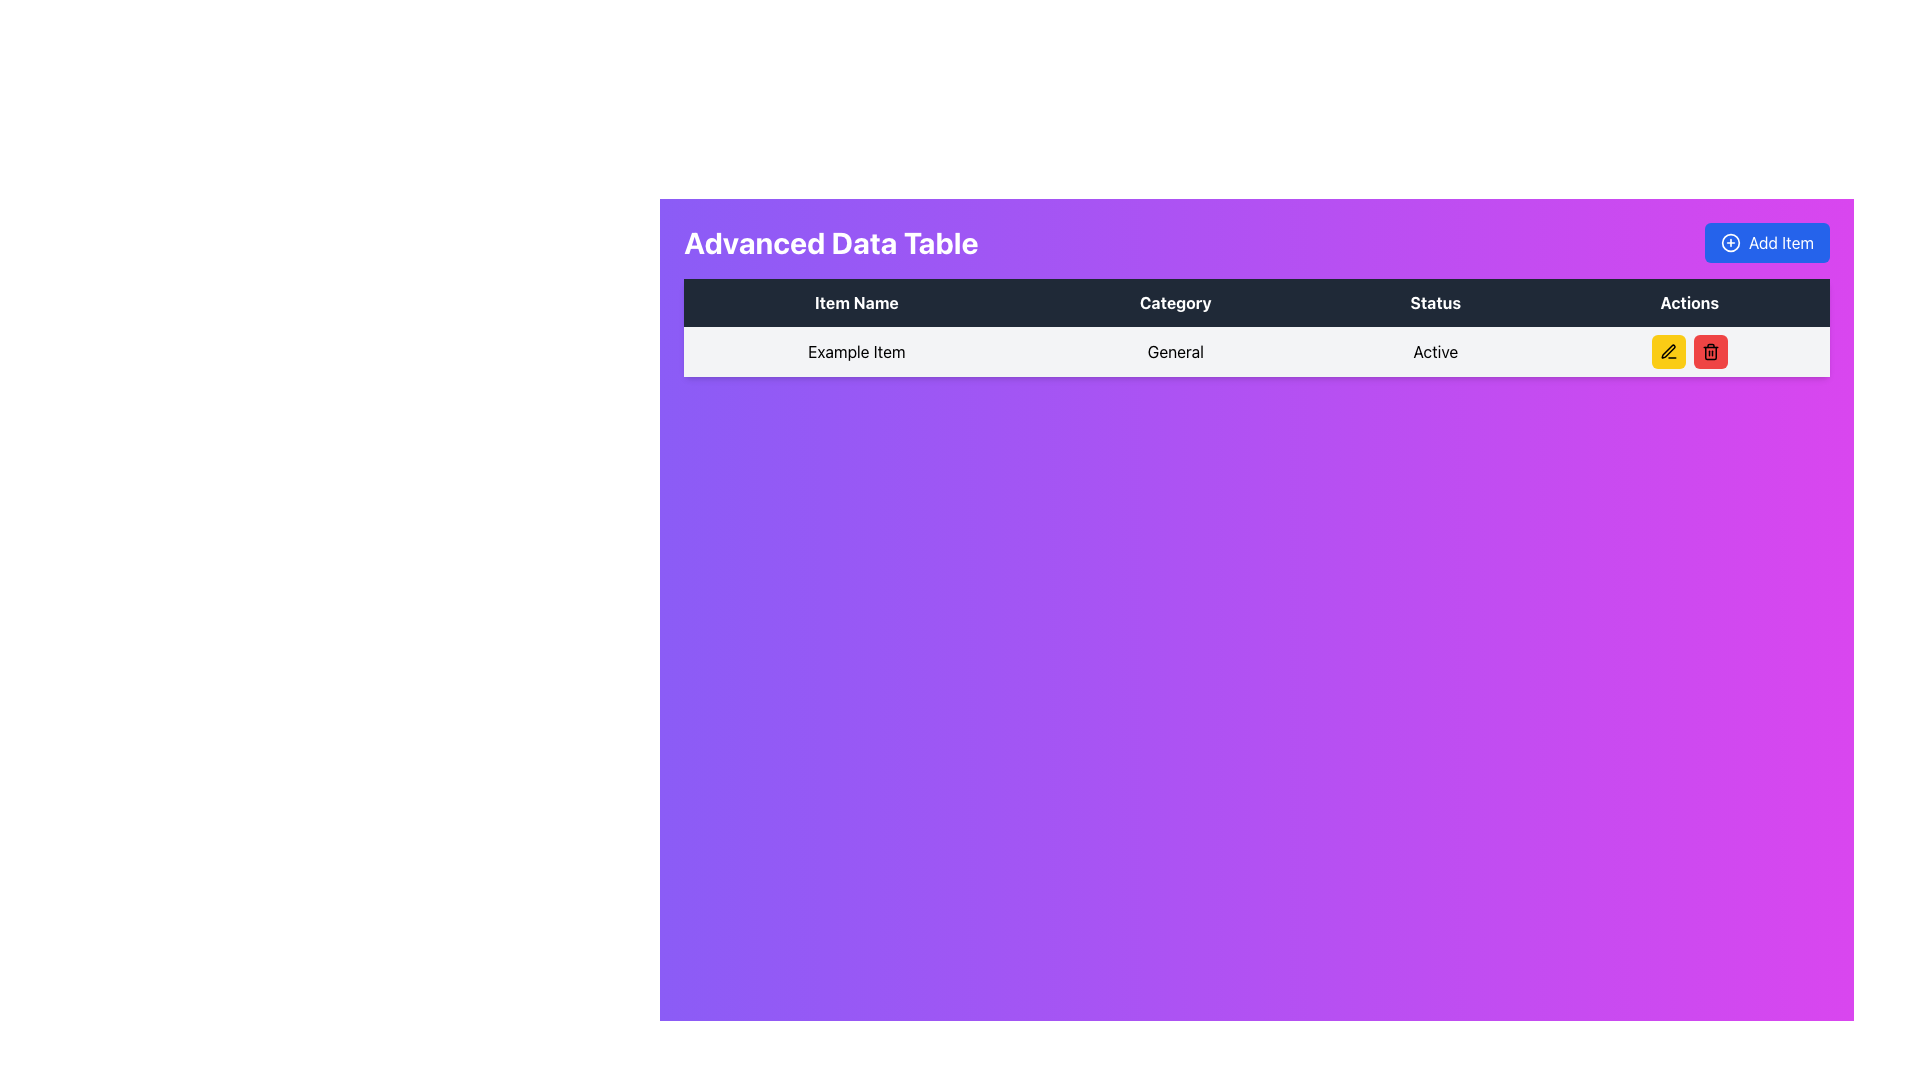 This screenshot has height=1080, width=1920. Describe the element at coordinates (1709, 350) in the screenshot. I see `the delete button located` at that location.